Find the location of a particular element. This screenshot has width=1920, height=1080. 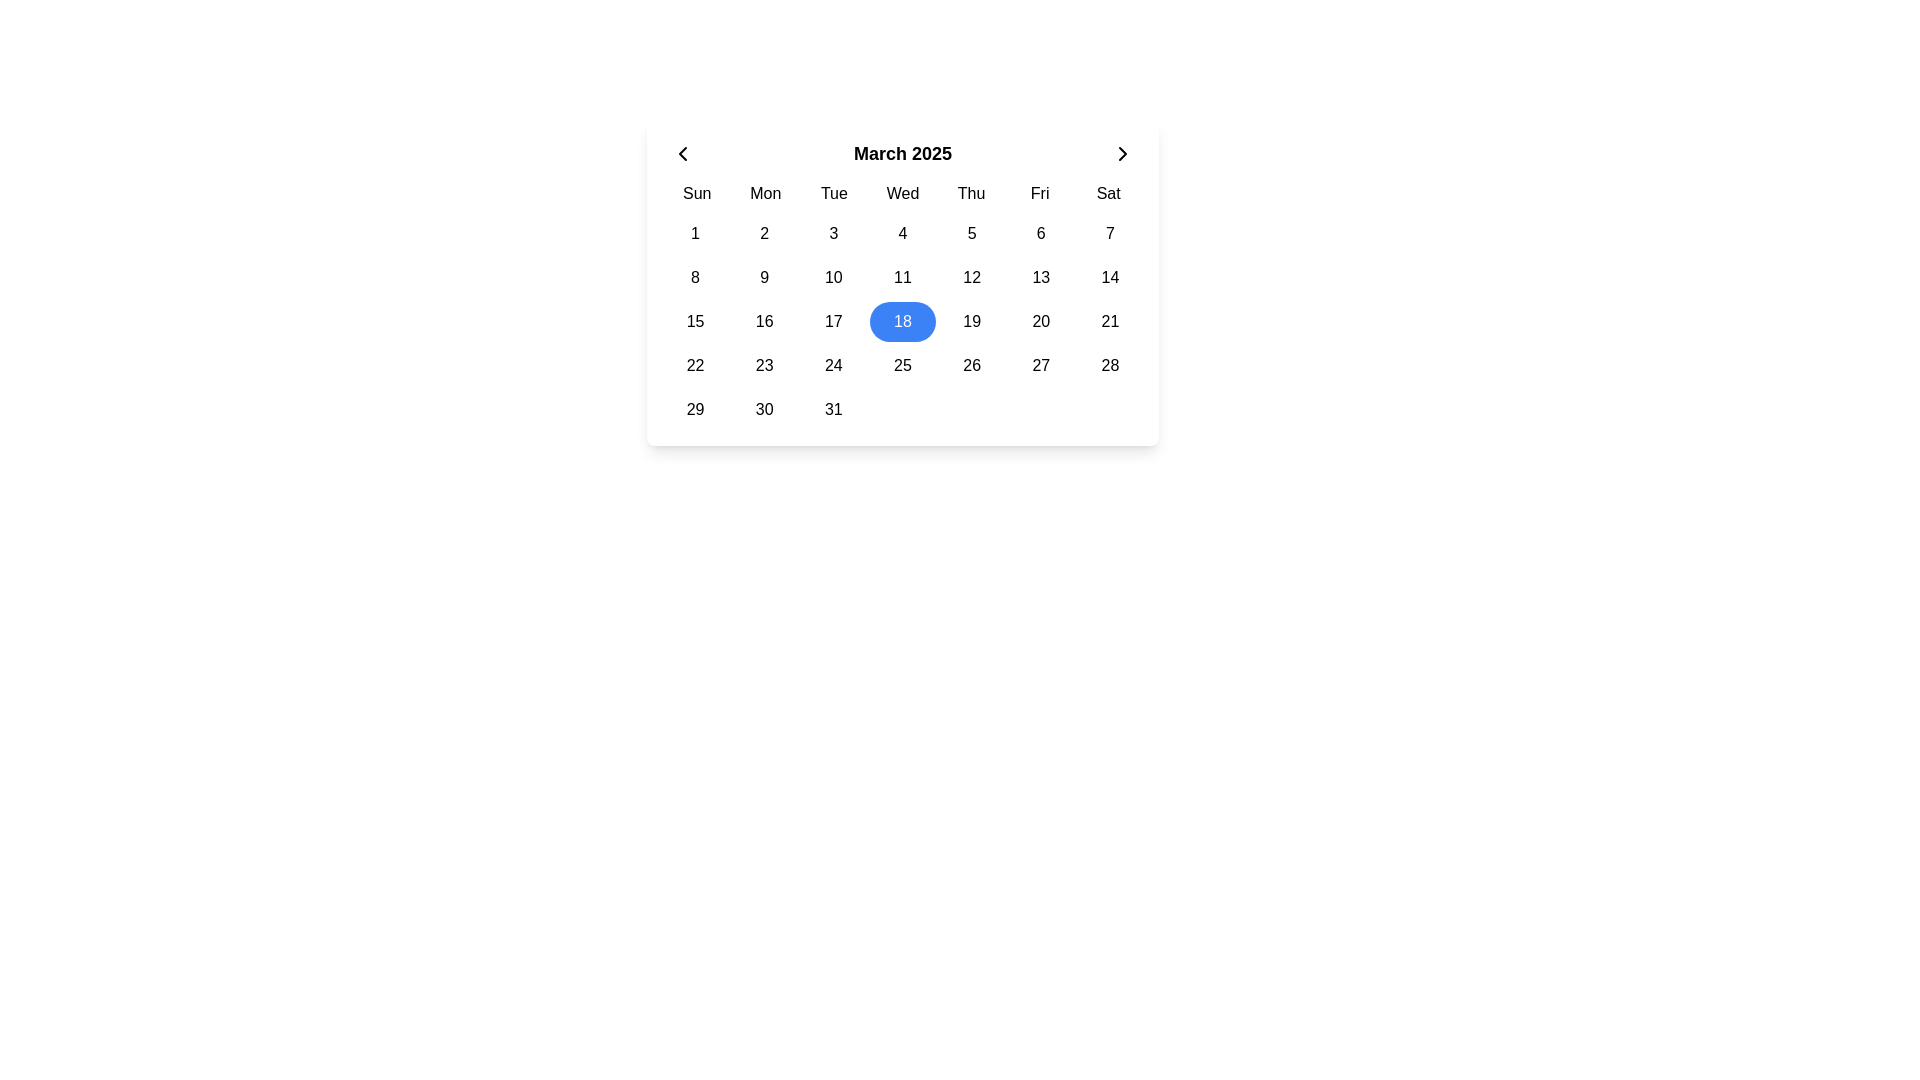

the button that allows users to select the date '16' in the calendar, located in the third row and second column of the calendar interface is located at coordinates (763, 320).